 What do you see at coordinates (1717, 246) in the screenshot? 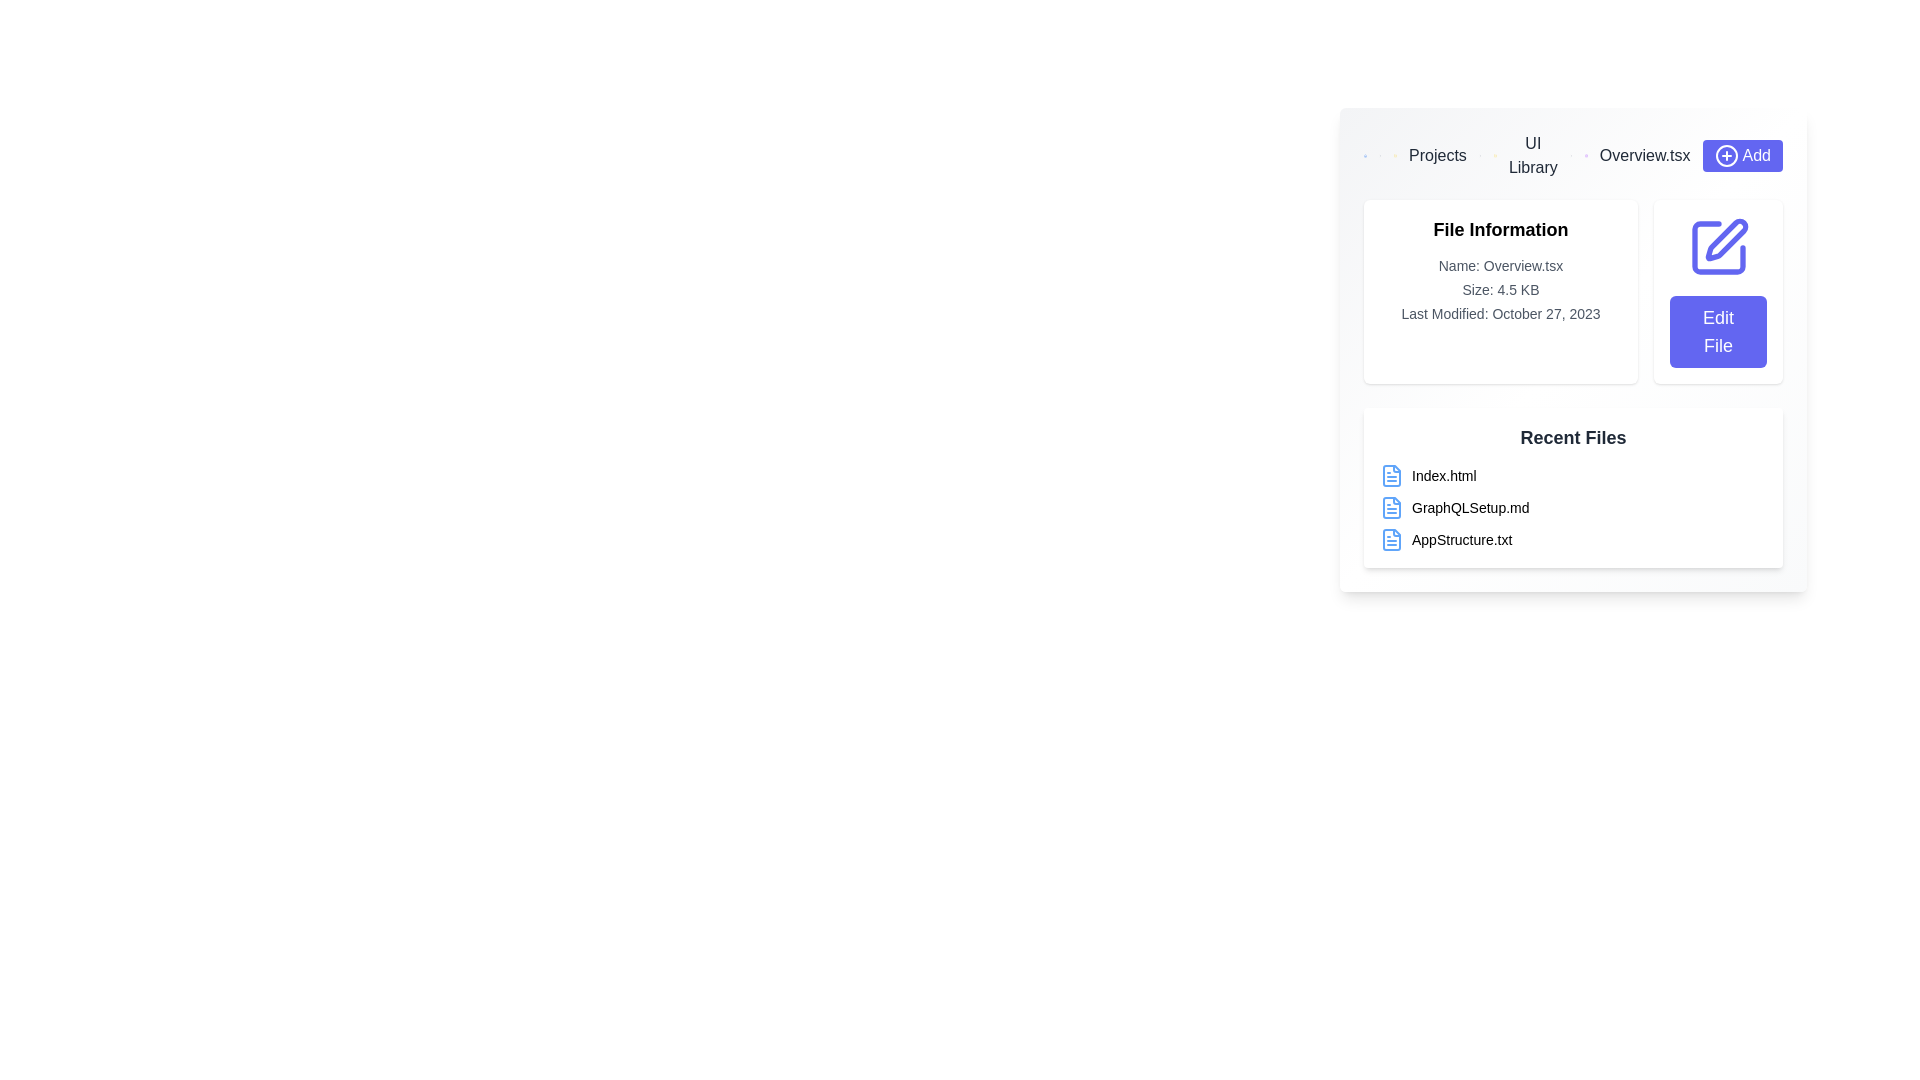
I see `the SVG icon representing an editing function, which is identified by the class 'lucide lucide-square-pen'` at bounding box center [1717, 246].